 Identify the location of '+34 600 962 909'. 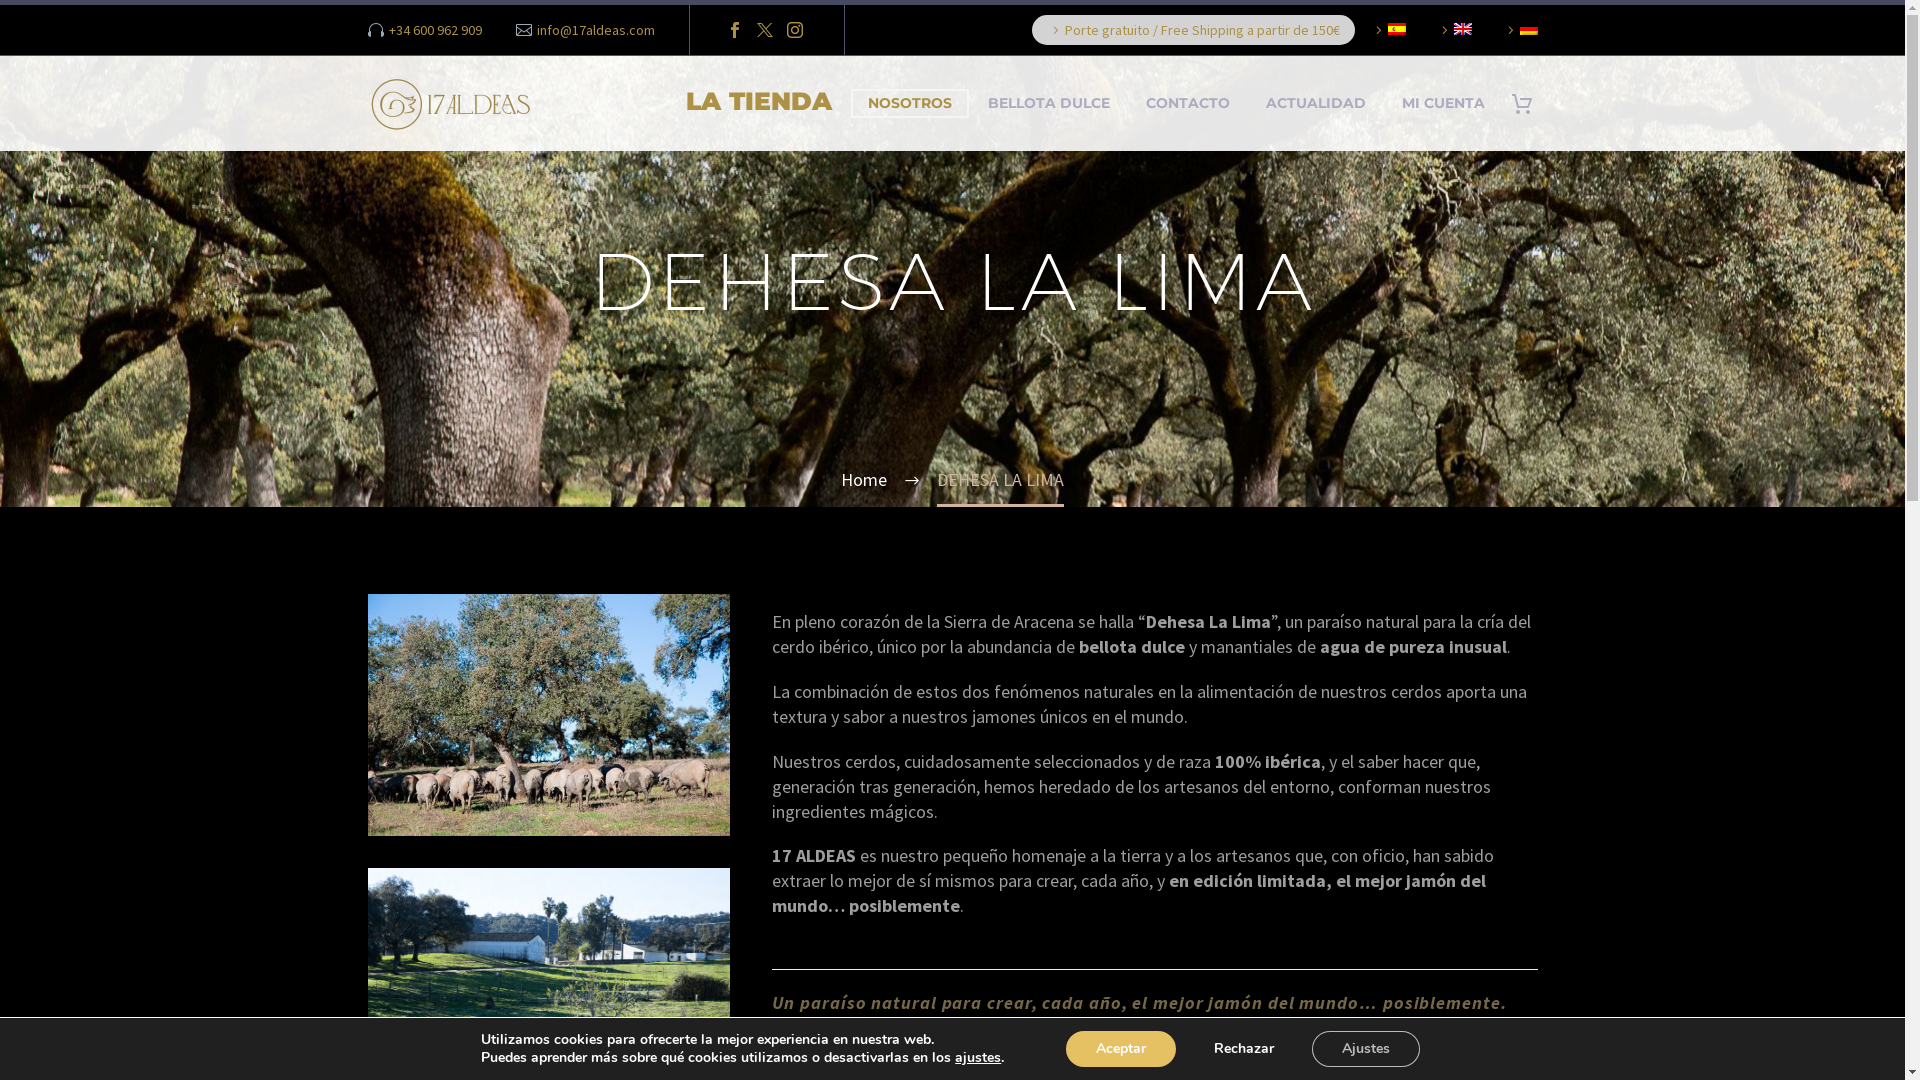
(388, 30).